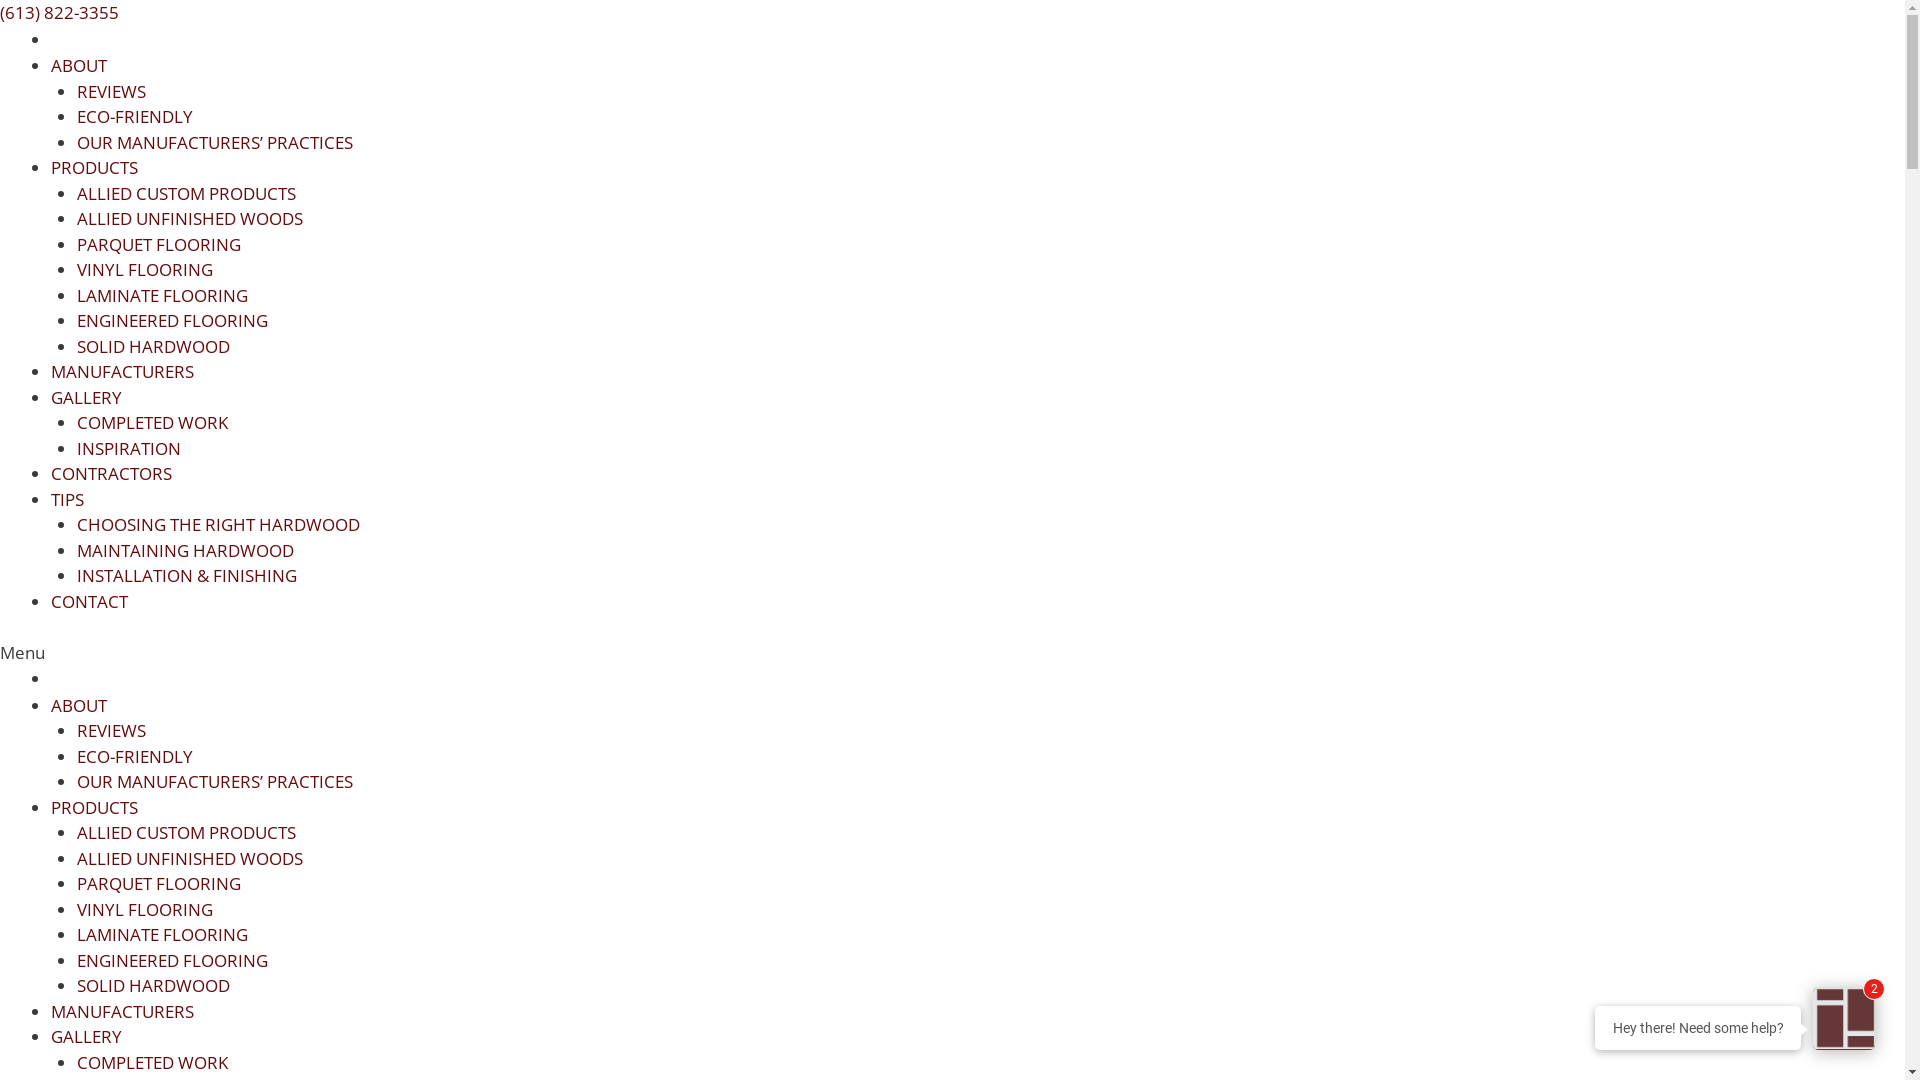 The image size is (1920, 1080). What do you see at coordinates (171, 958) in the screenshot?
I see `'ENGINEERED FLOORING'` at bounding box center [171, 958].